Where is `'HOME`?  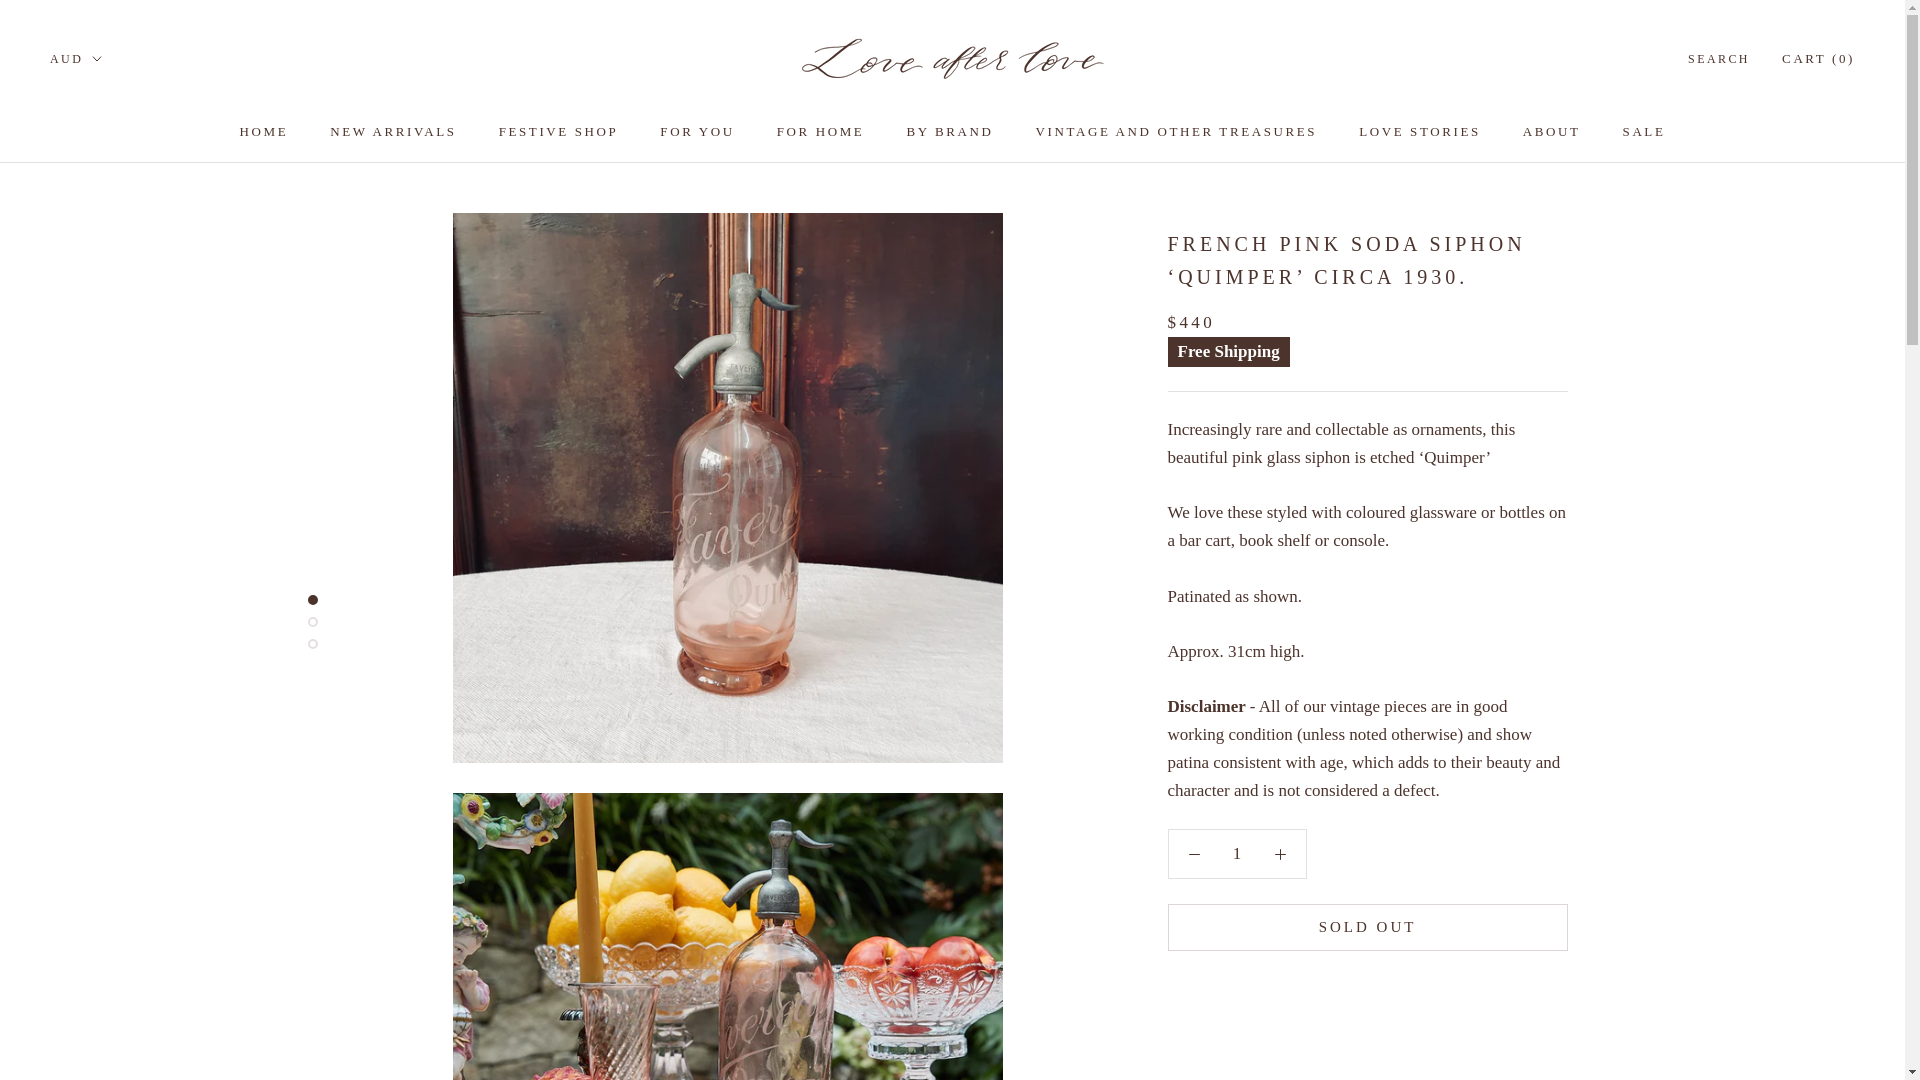
'HOME is located at coordinates (240, 131).